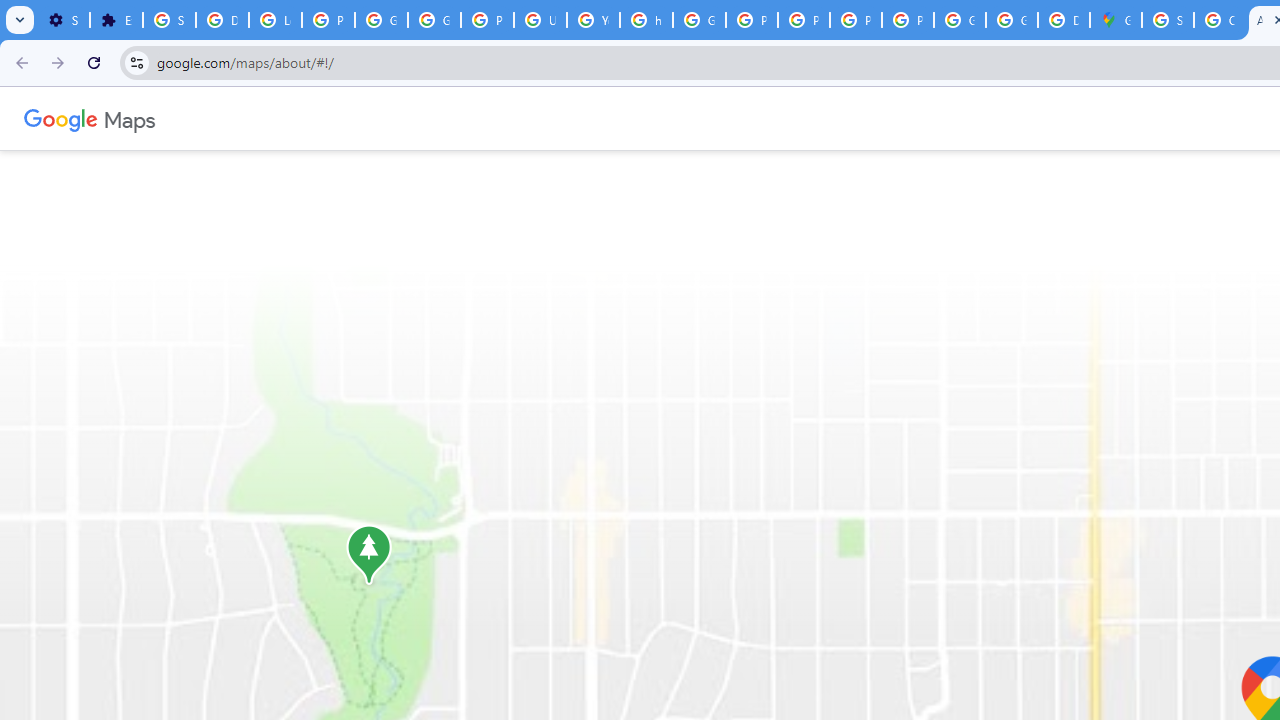  Describe the element at coordinates (433, 20) in the screenshot. I see `'Google Account Help'` at that location.